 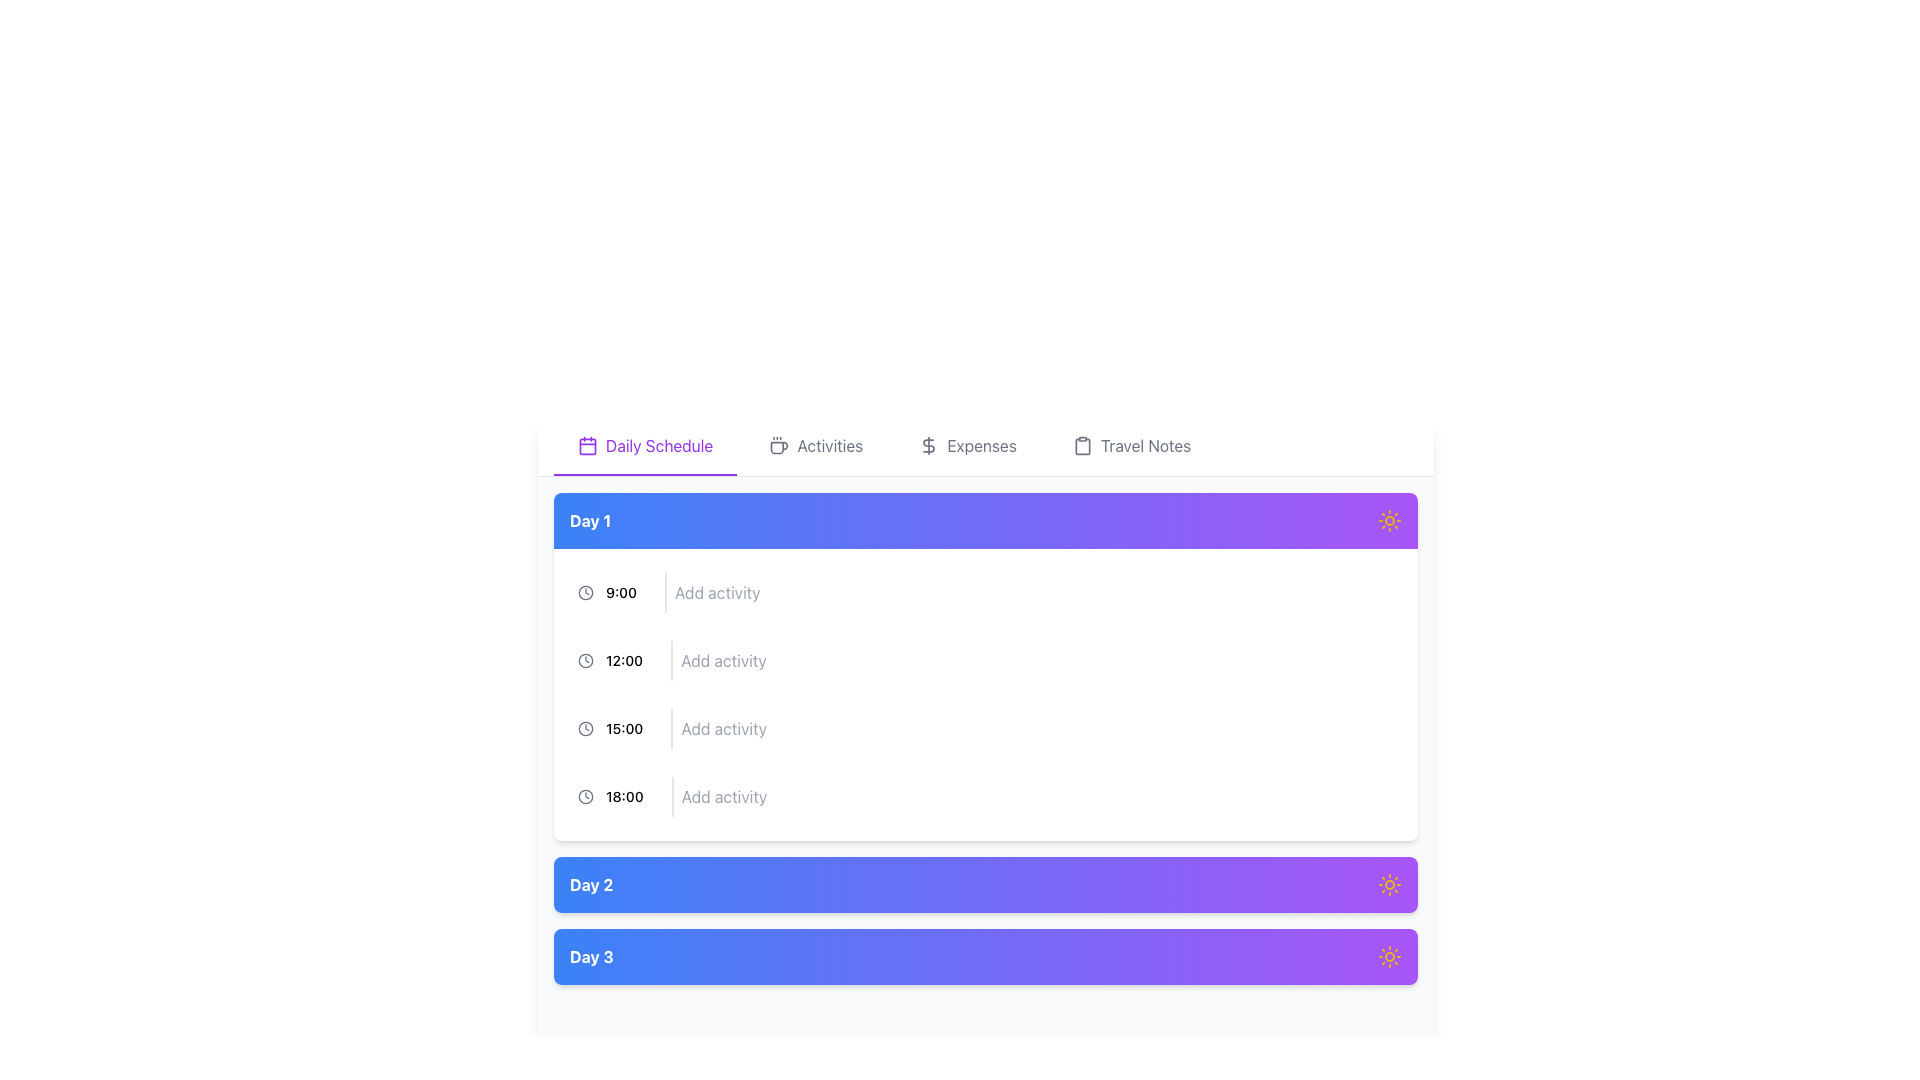 I want to click on the 'Travel Notes' icon, which is the first element in the navigation item associated with recording or organizing notes, located in the upper-right section of the interface, so click(x=1081, y=445).